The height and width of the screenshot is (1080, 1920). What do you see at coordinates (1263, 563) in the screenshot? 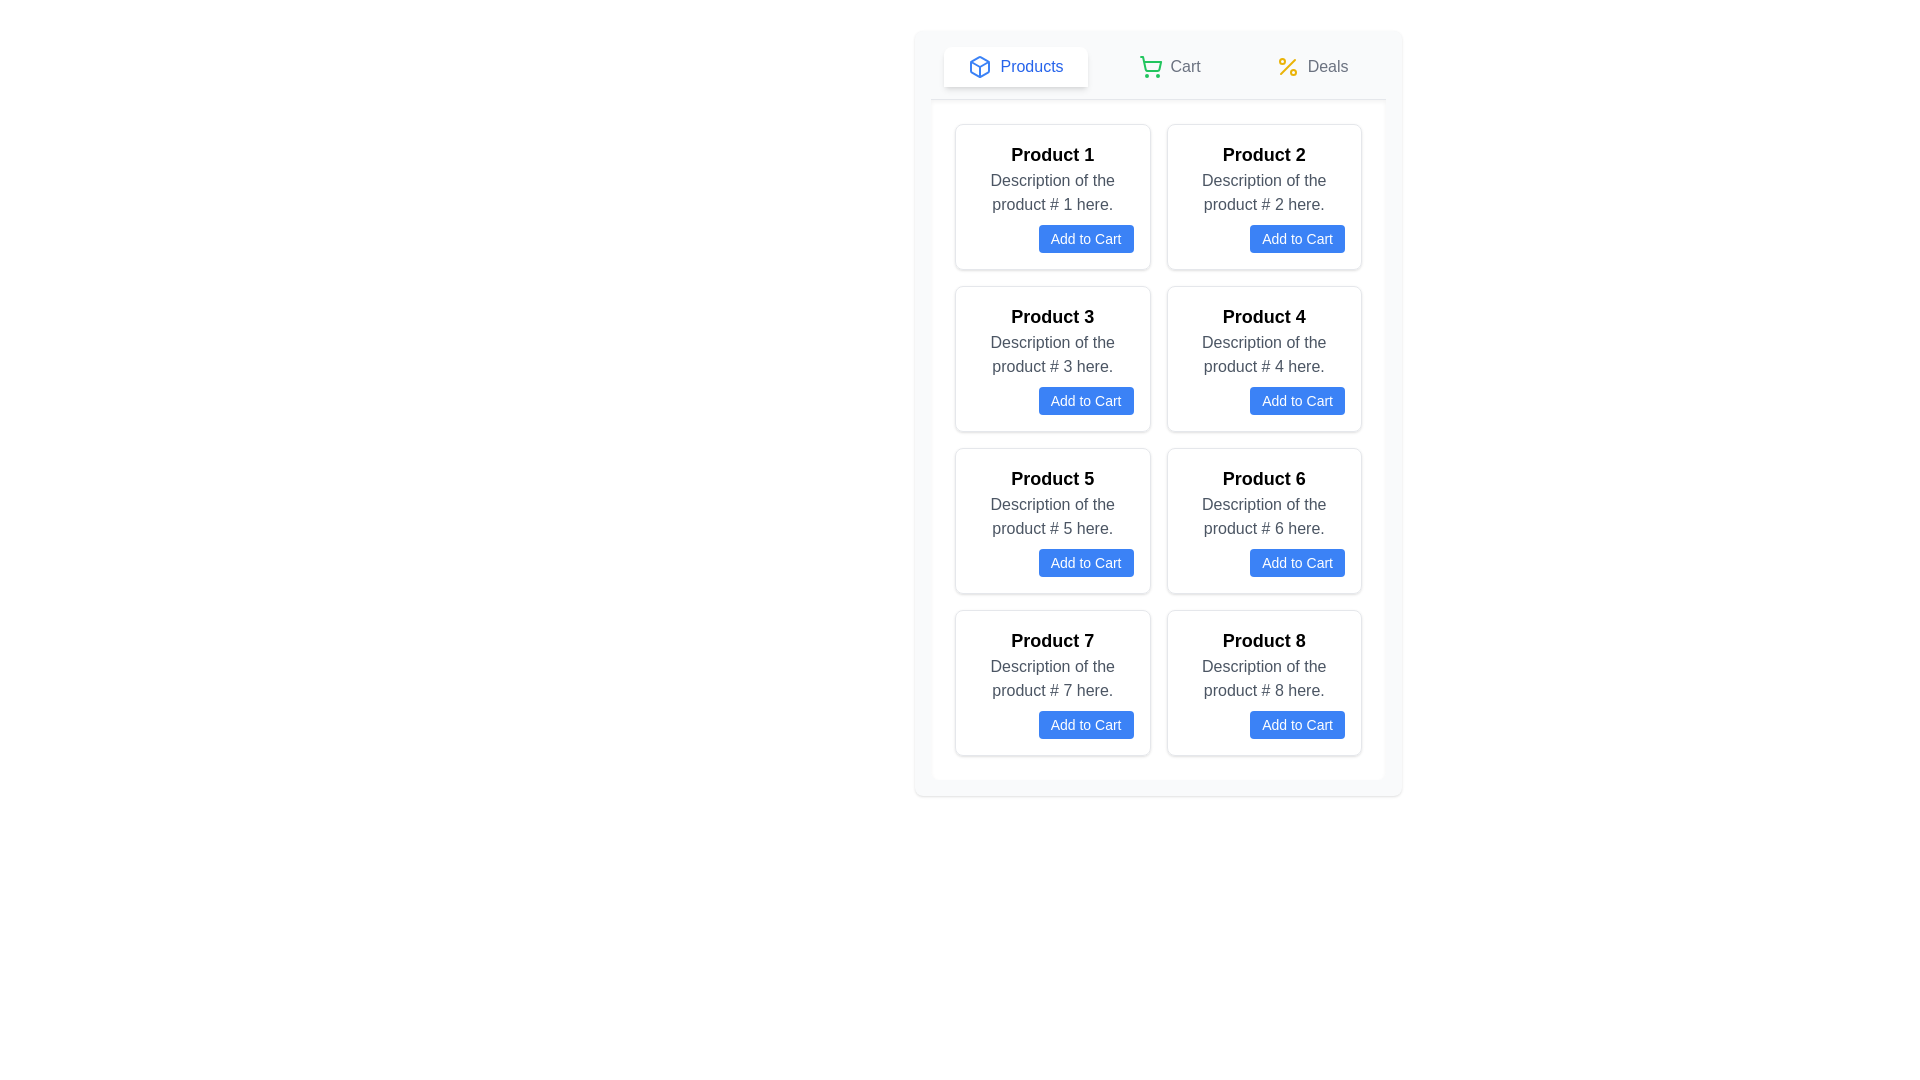
I see `the button located at the bottom-right part of the card for 'Product 6'` at bounding box center [1263, 563].